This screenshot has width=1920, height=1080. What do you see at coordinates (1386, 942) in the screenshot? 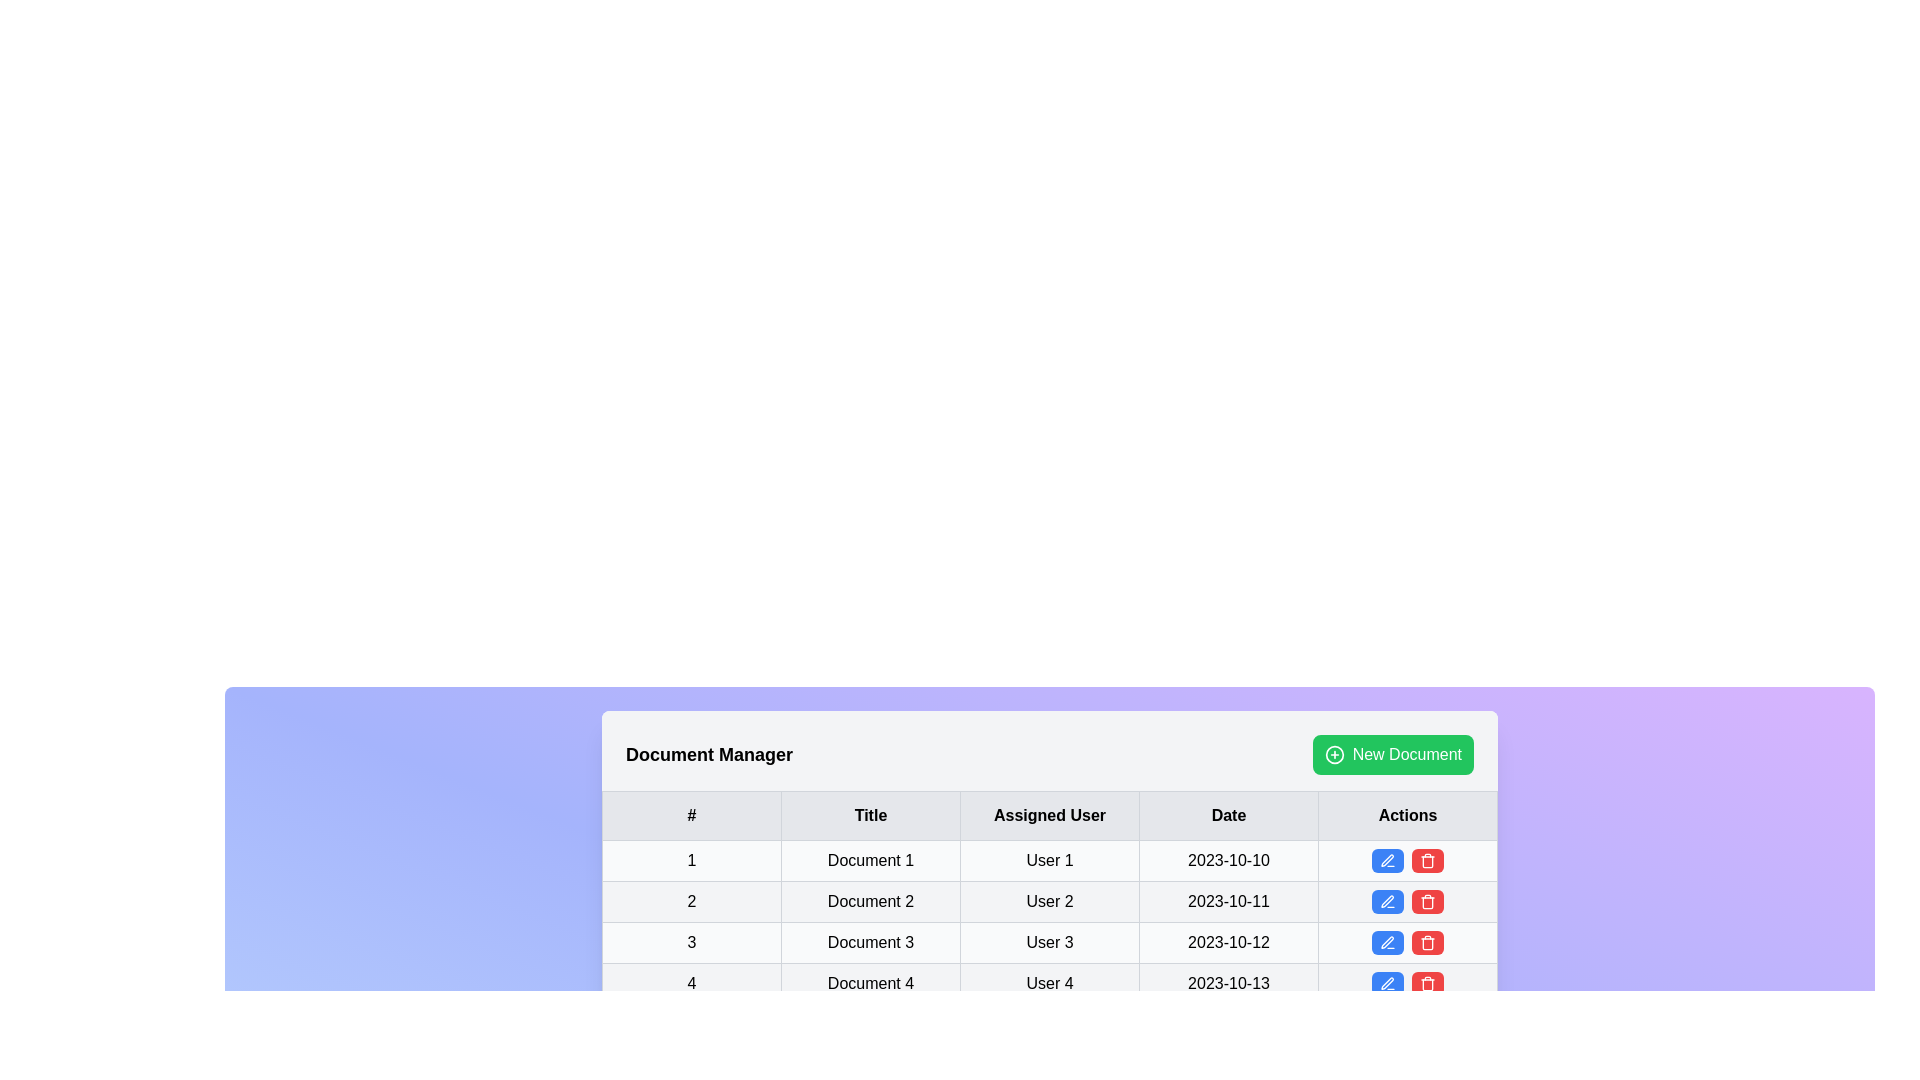
I see `the blue button displaying a pen icon in the Actions column of the third row to initiate editing` at bounding box center [1386, 942].